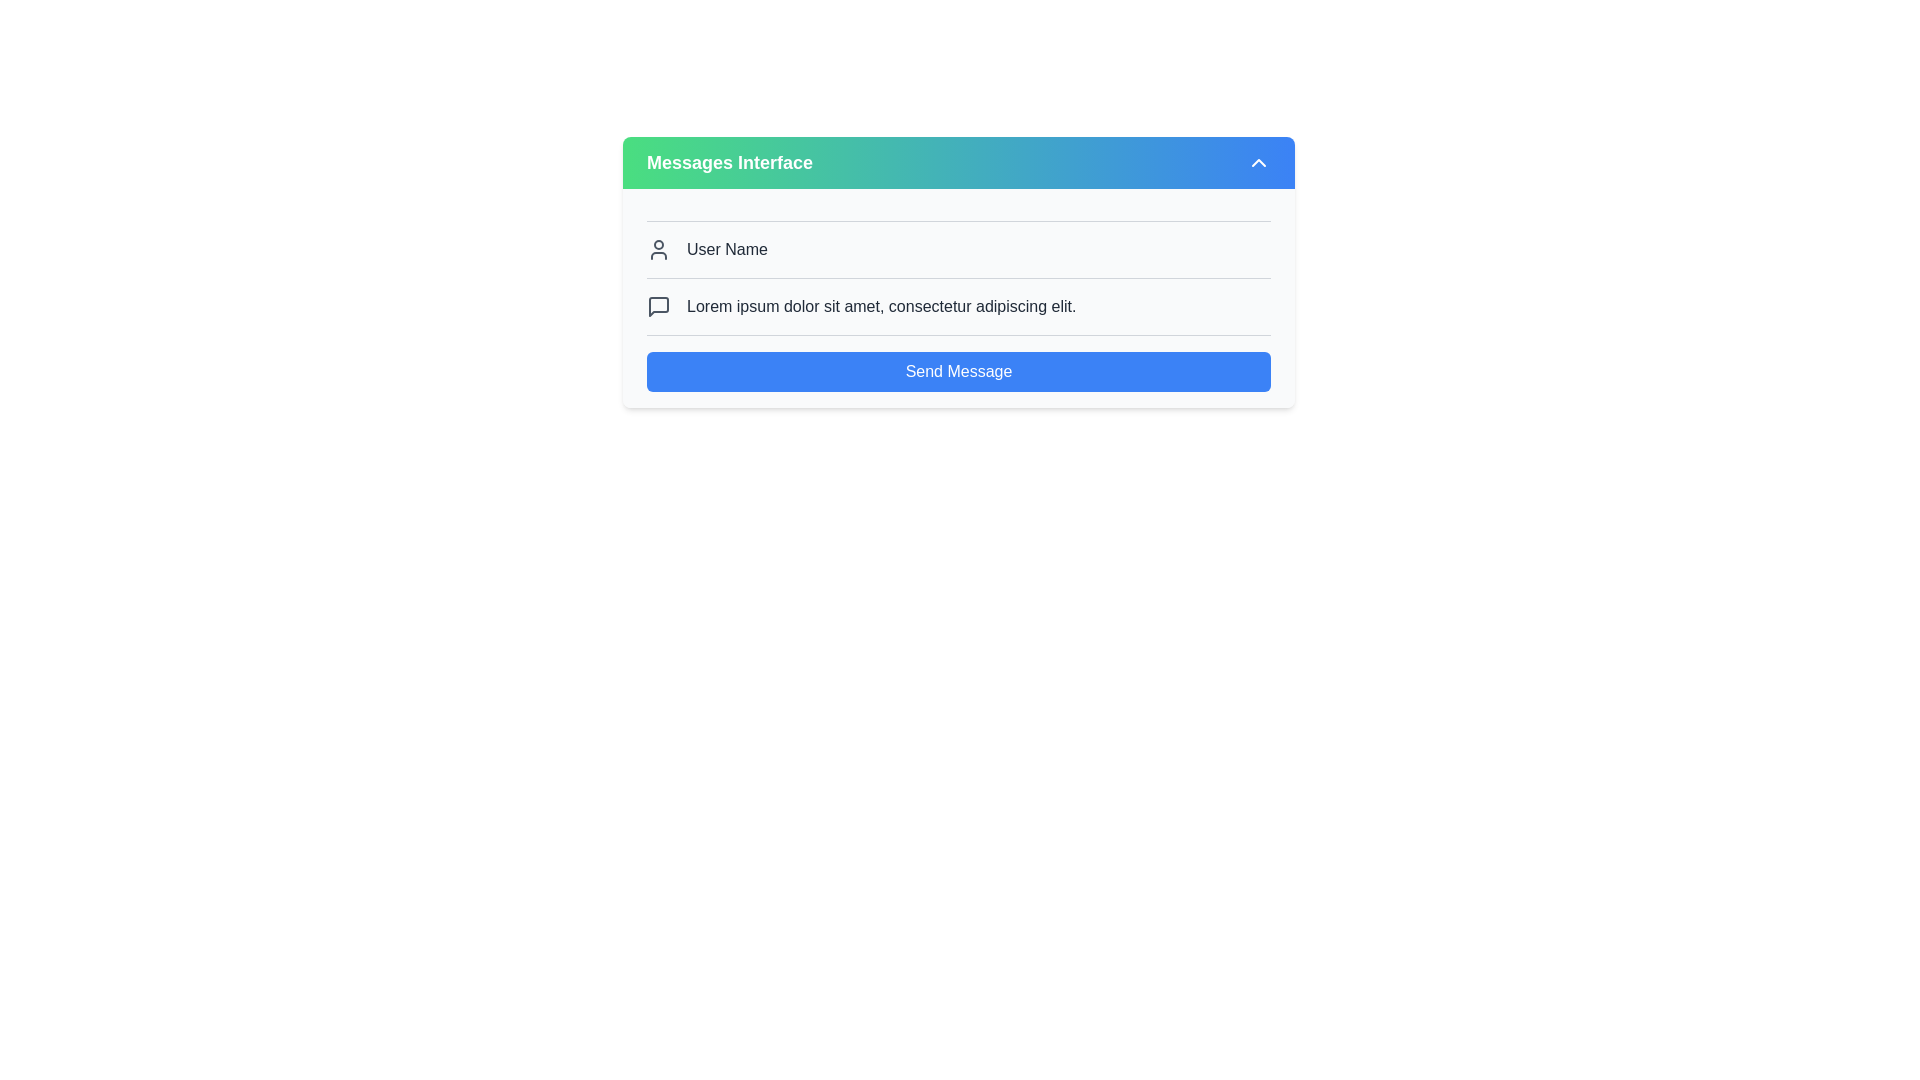 This screenshot has height=1080, width=1920. What do you see at coordinates (726, 249) in the screenshot?
I see `the 'User Name' label, which is displayed in dark gray font and located next to a user icon in the 'Messages Interface' section` at bounding box center [726, 249].